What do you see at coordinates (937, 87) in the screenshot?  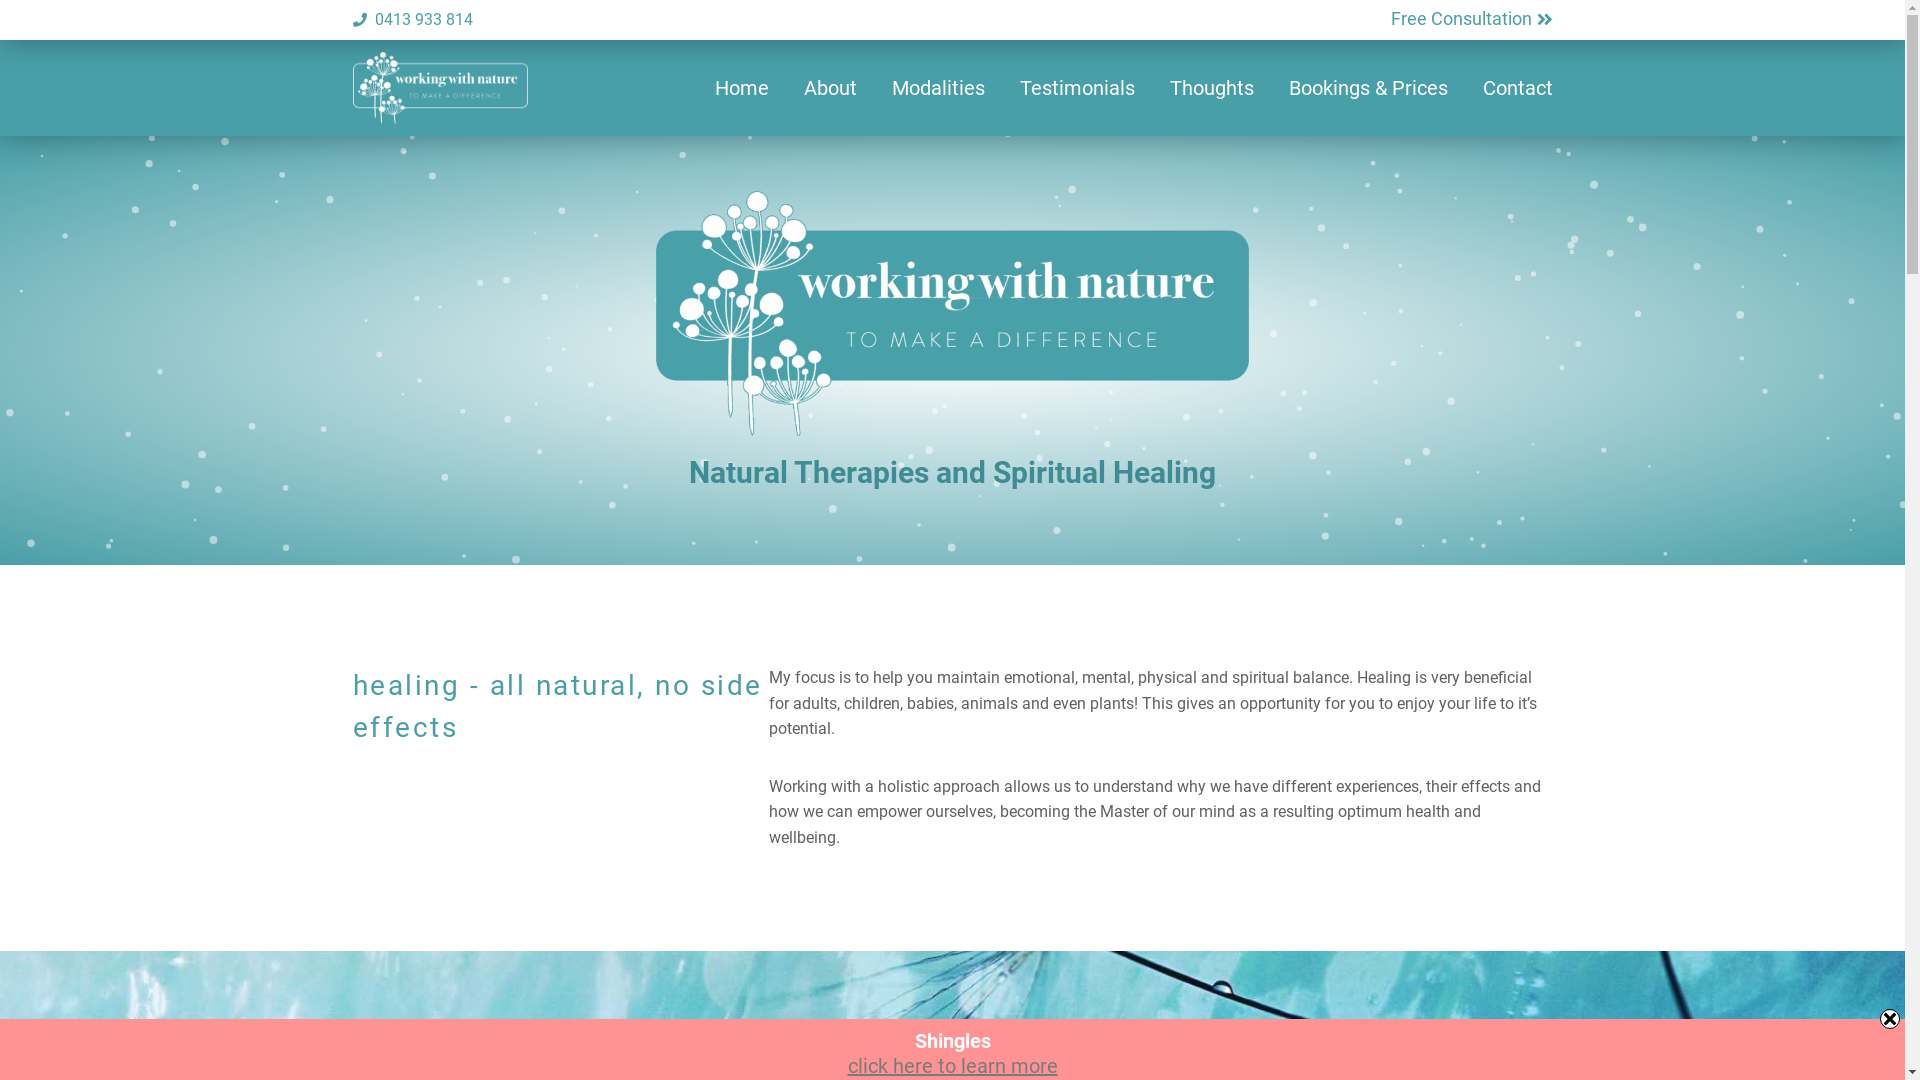 I see `'Modalities'` at bounding box center [937, 87].